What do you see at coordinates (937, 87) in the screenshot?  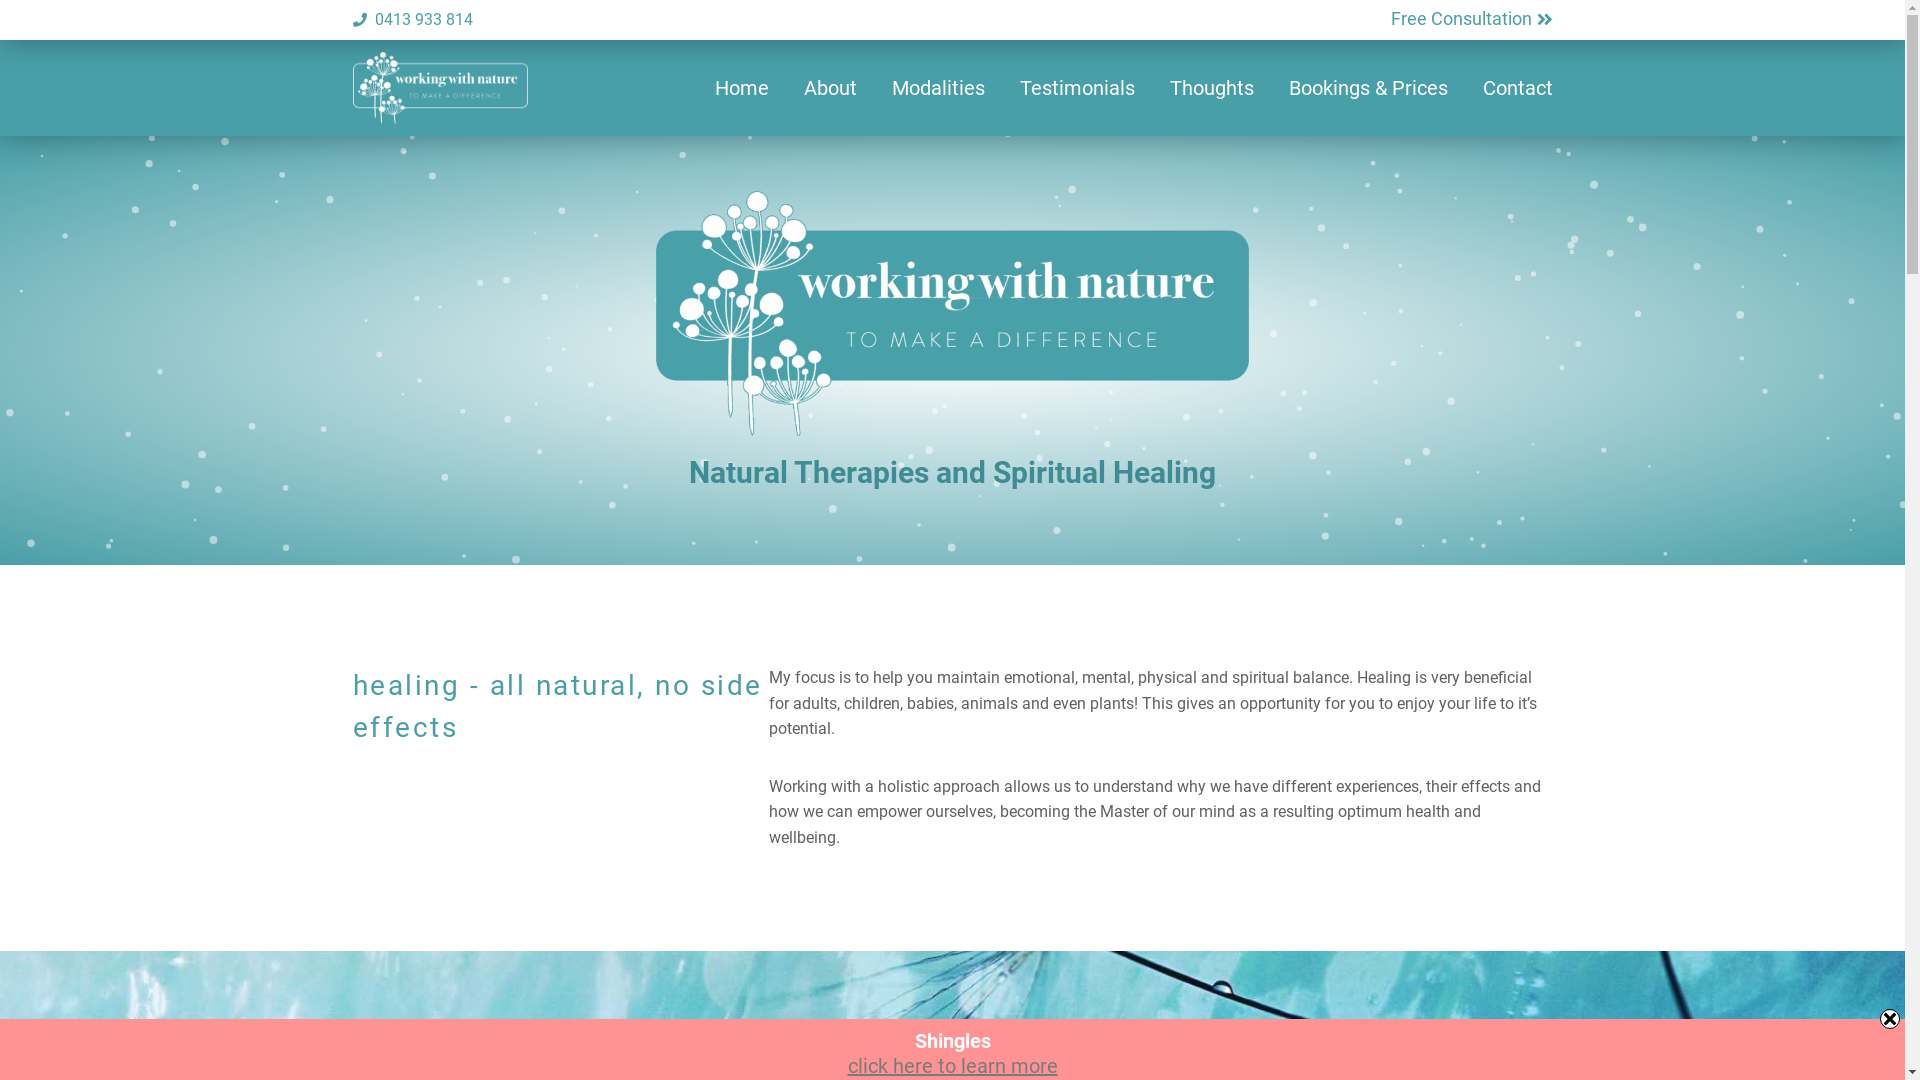 I see `'Modalities'` at bounding box center [937, 87].